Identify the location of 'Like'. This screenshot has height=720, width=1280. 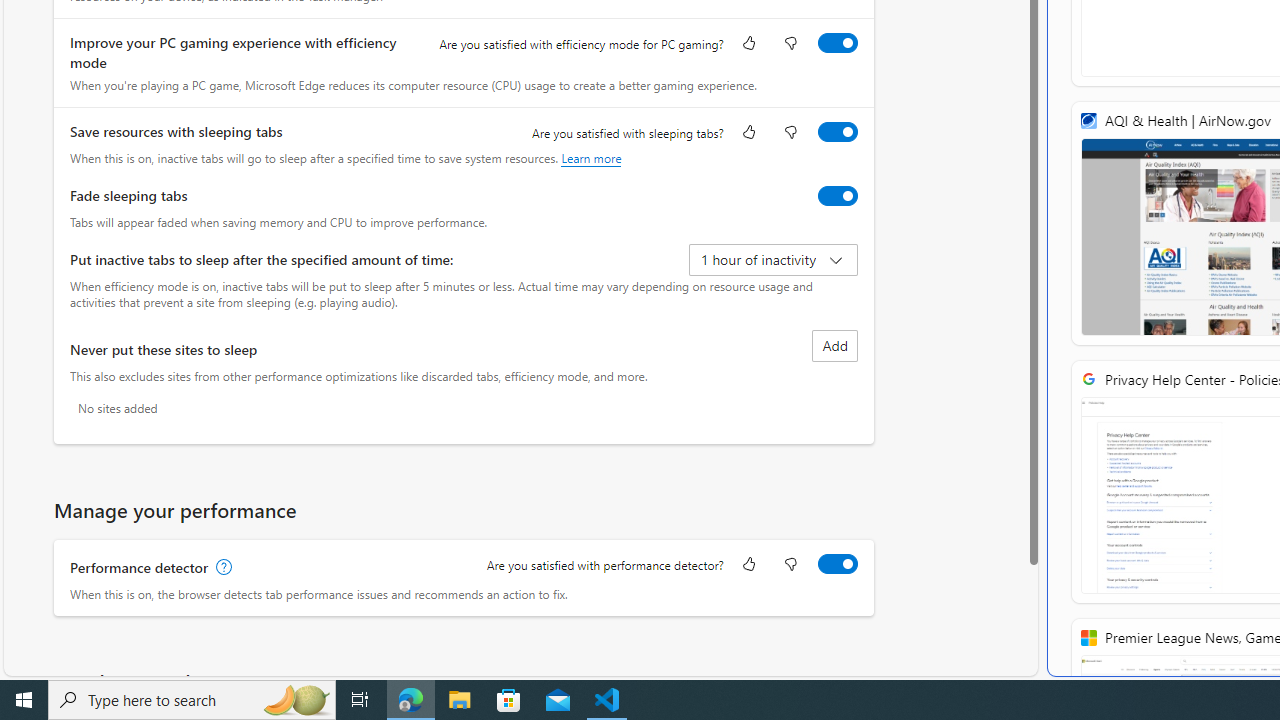
(747, 565).